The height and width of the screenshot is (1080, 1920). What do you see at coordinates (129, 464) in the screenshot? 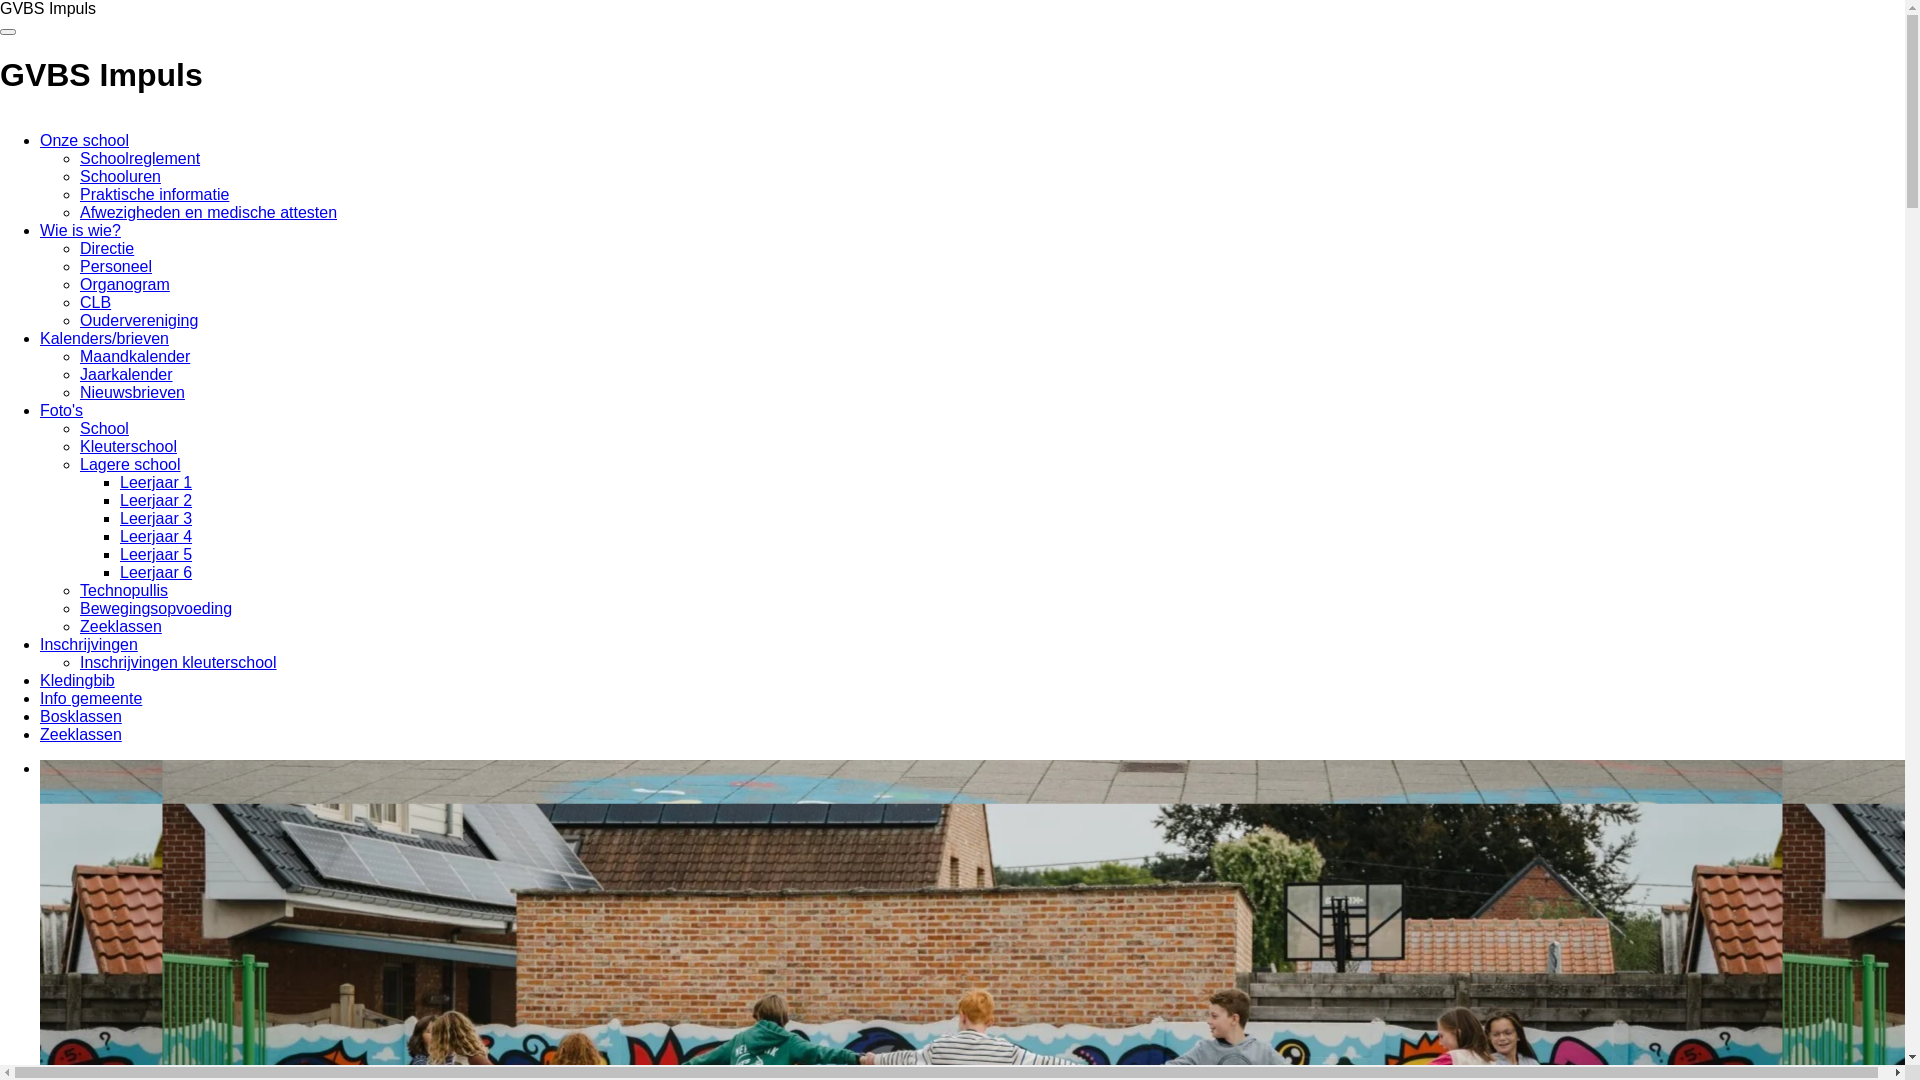
I see `'Lagere school'` at bounding box center [129, 464].